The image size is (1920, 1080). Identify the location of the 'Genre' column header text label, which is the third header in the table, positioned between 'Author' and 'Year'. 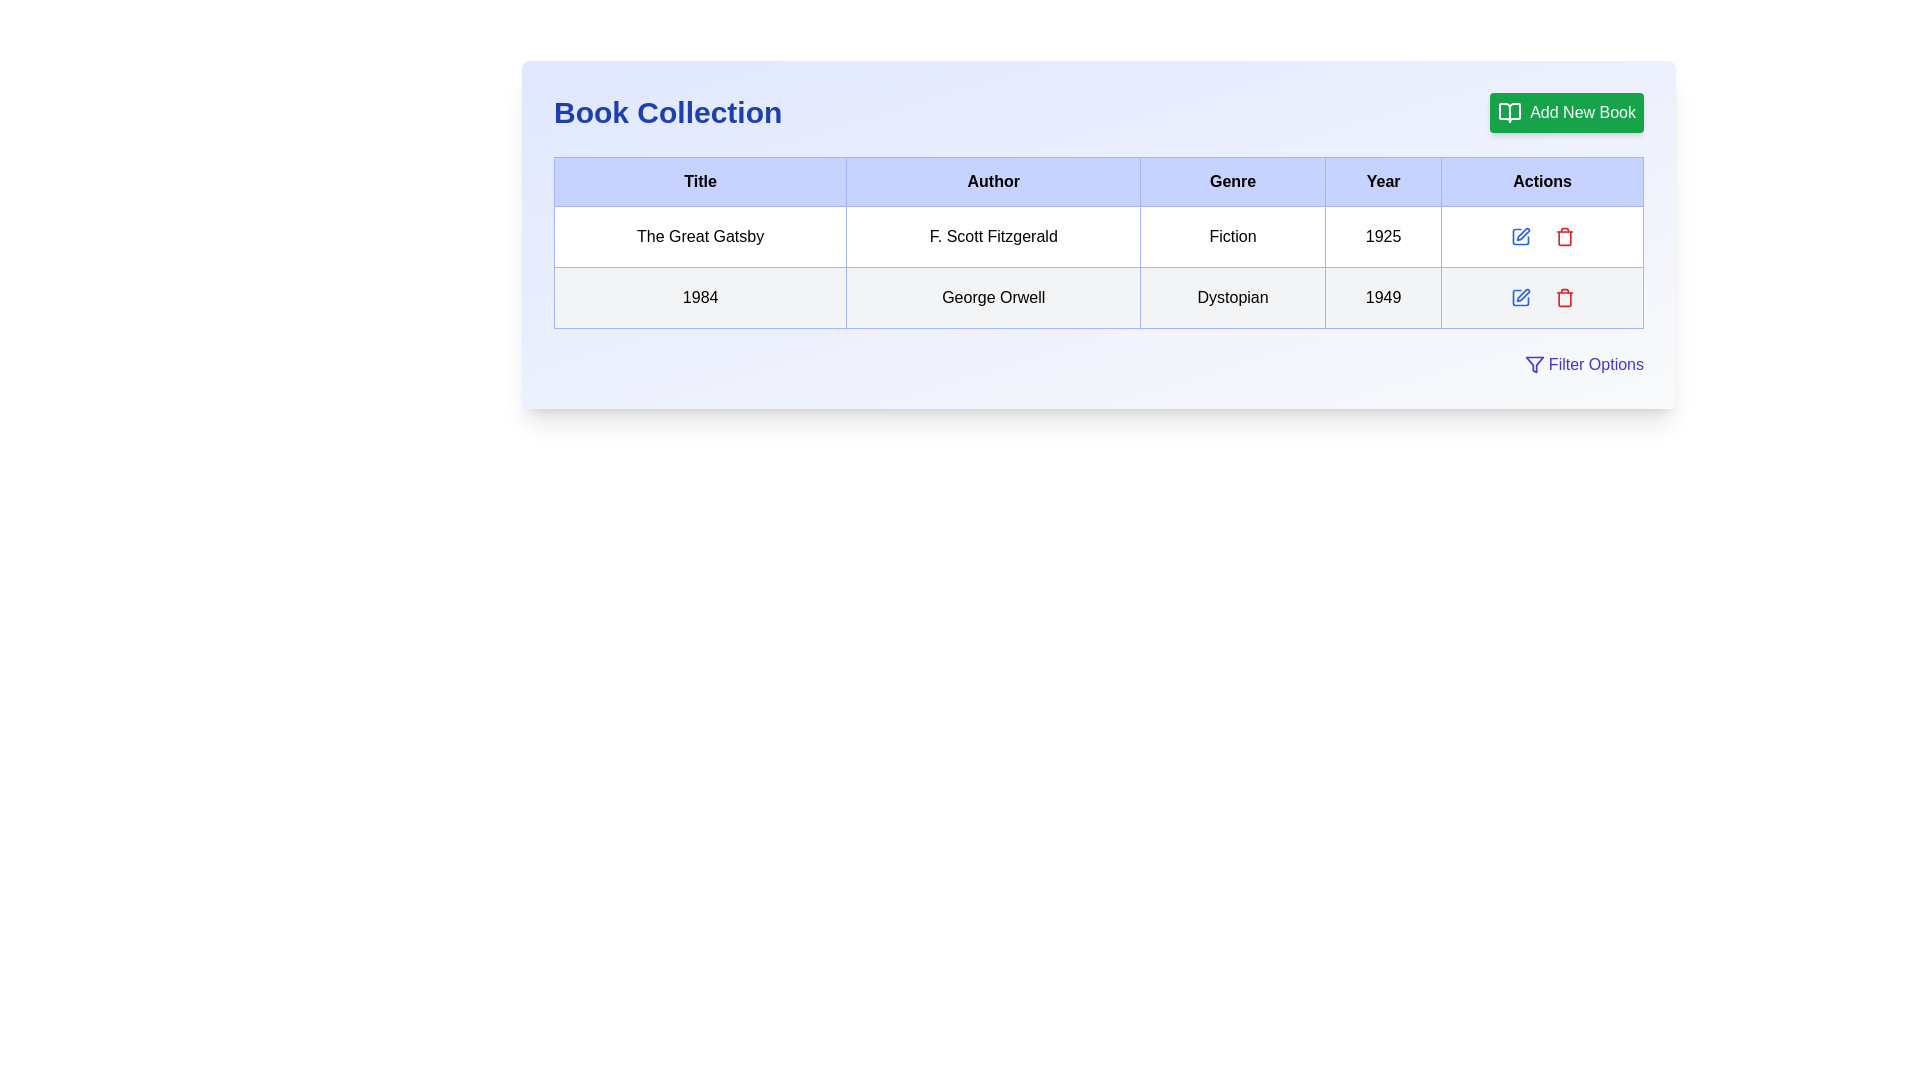
(1232, 181).